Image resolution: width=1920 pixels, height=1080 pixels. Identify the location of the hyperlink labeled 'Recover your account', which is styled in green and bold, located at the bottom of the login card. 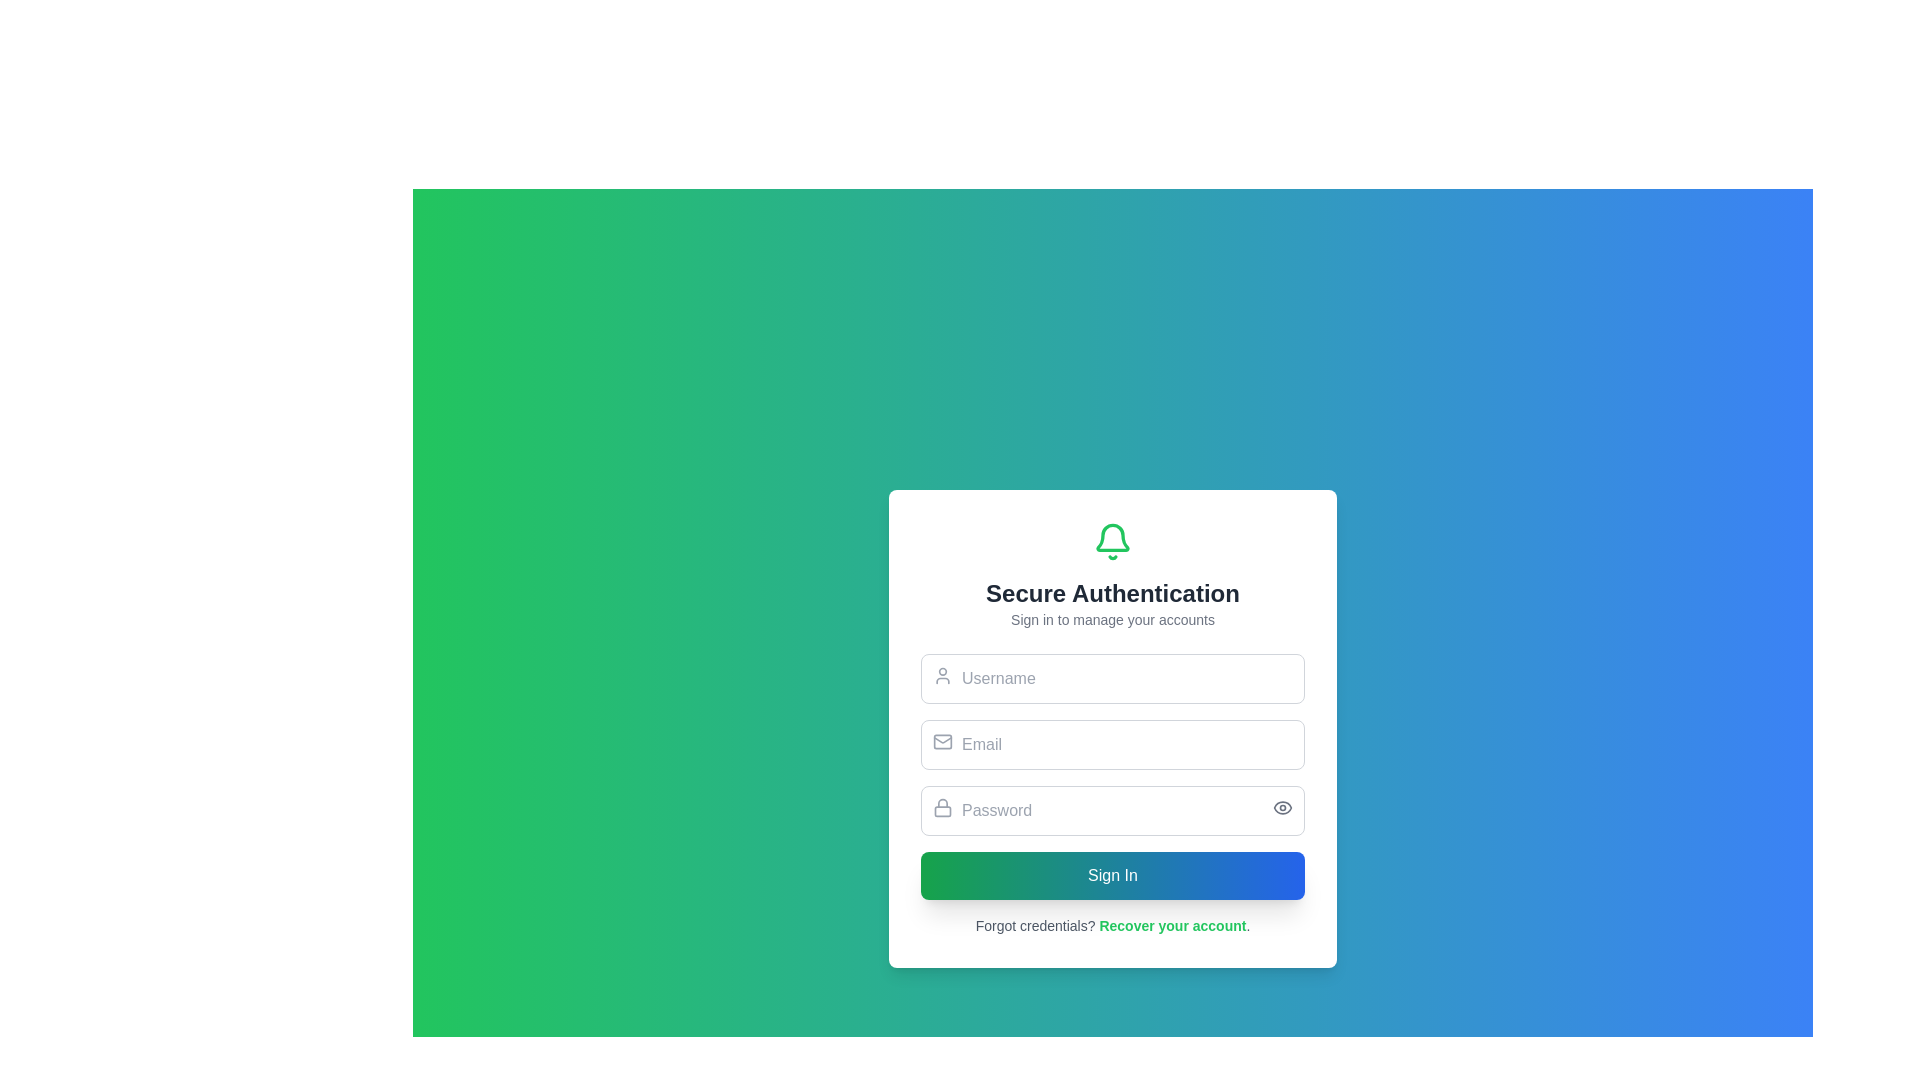
(1172, 925).